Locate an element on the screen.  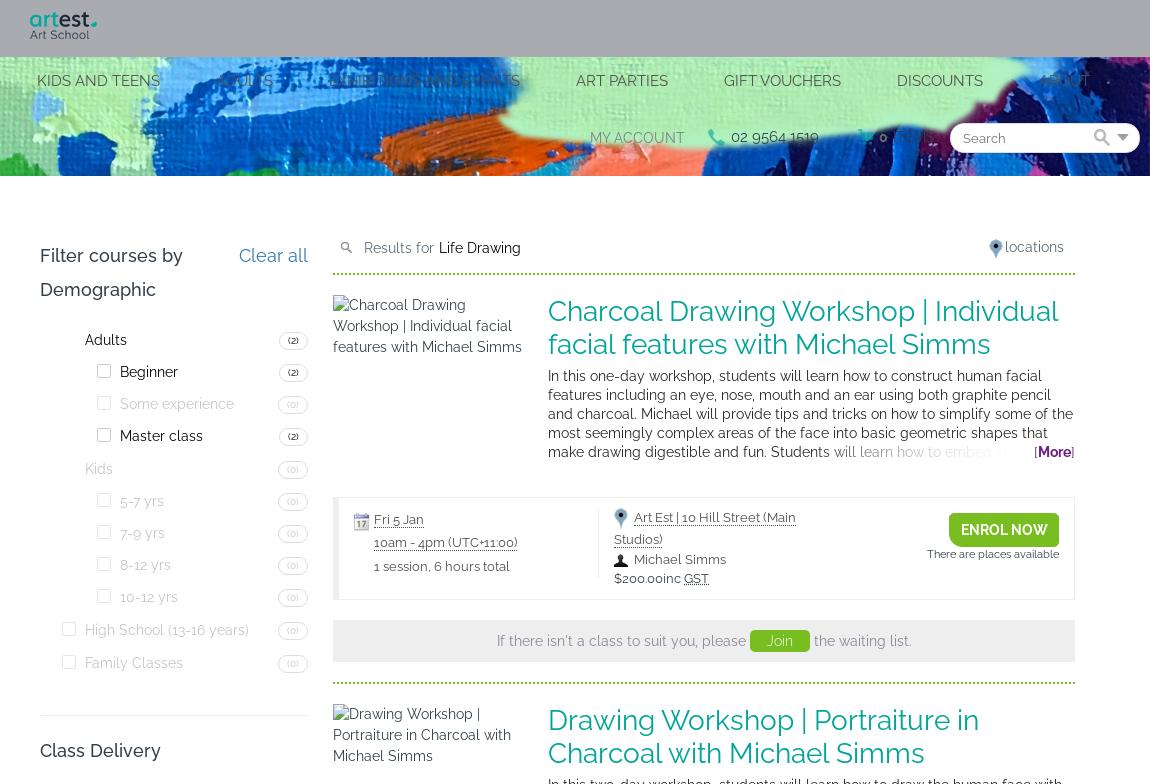
'7-9 yrs' is located at coordinates (141, 532).